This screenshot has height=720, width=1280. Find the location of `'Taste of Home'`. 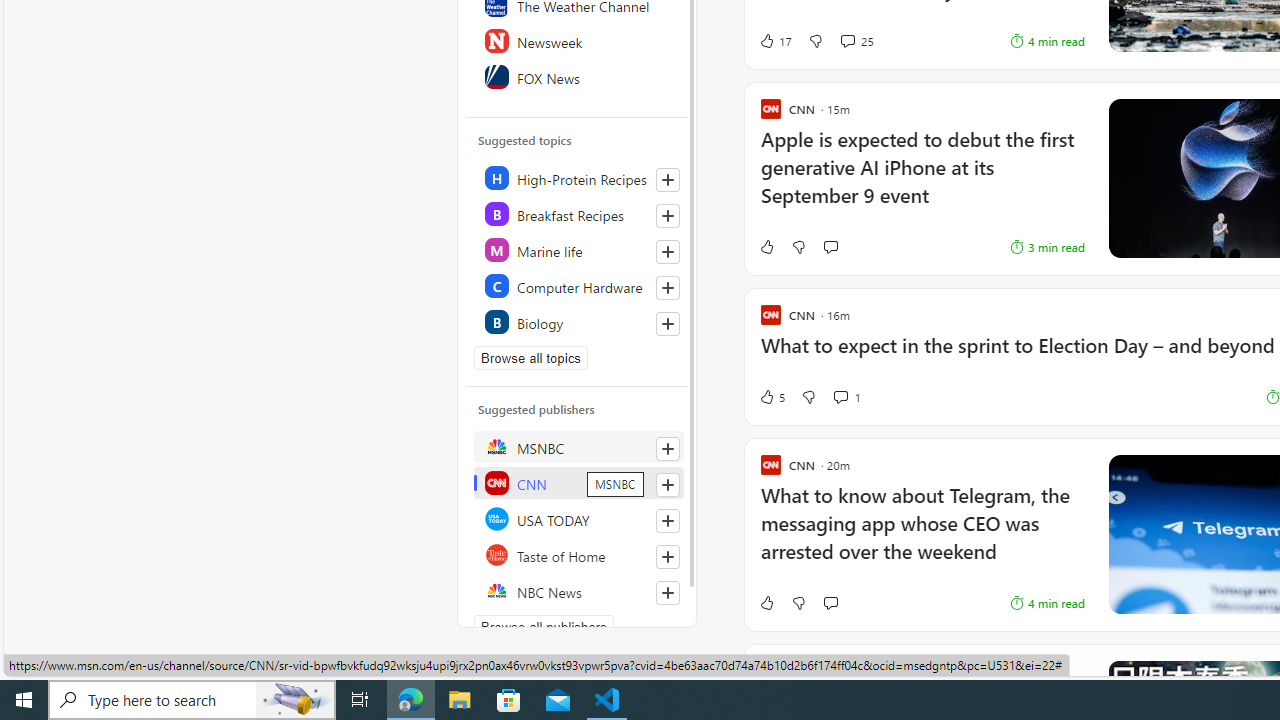

'Taste of Home' is located at coordinates (577, 555).